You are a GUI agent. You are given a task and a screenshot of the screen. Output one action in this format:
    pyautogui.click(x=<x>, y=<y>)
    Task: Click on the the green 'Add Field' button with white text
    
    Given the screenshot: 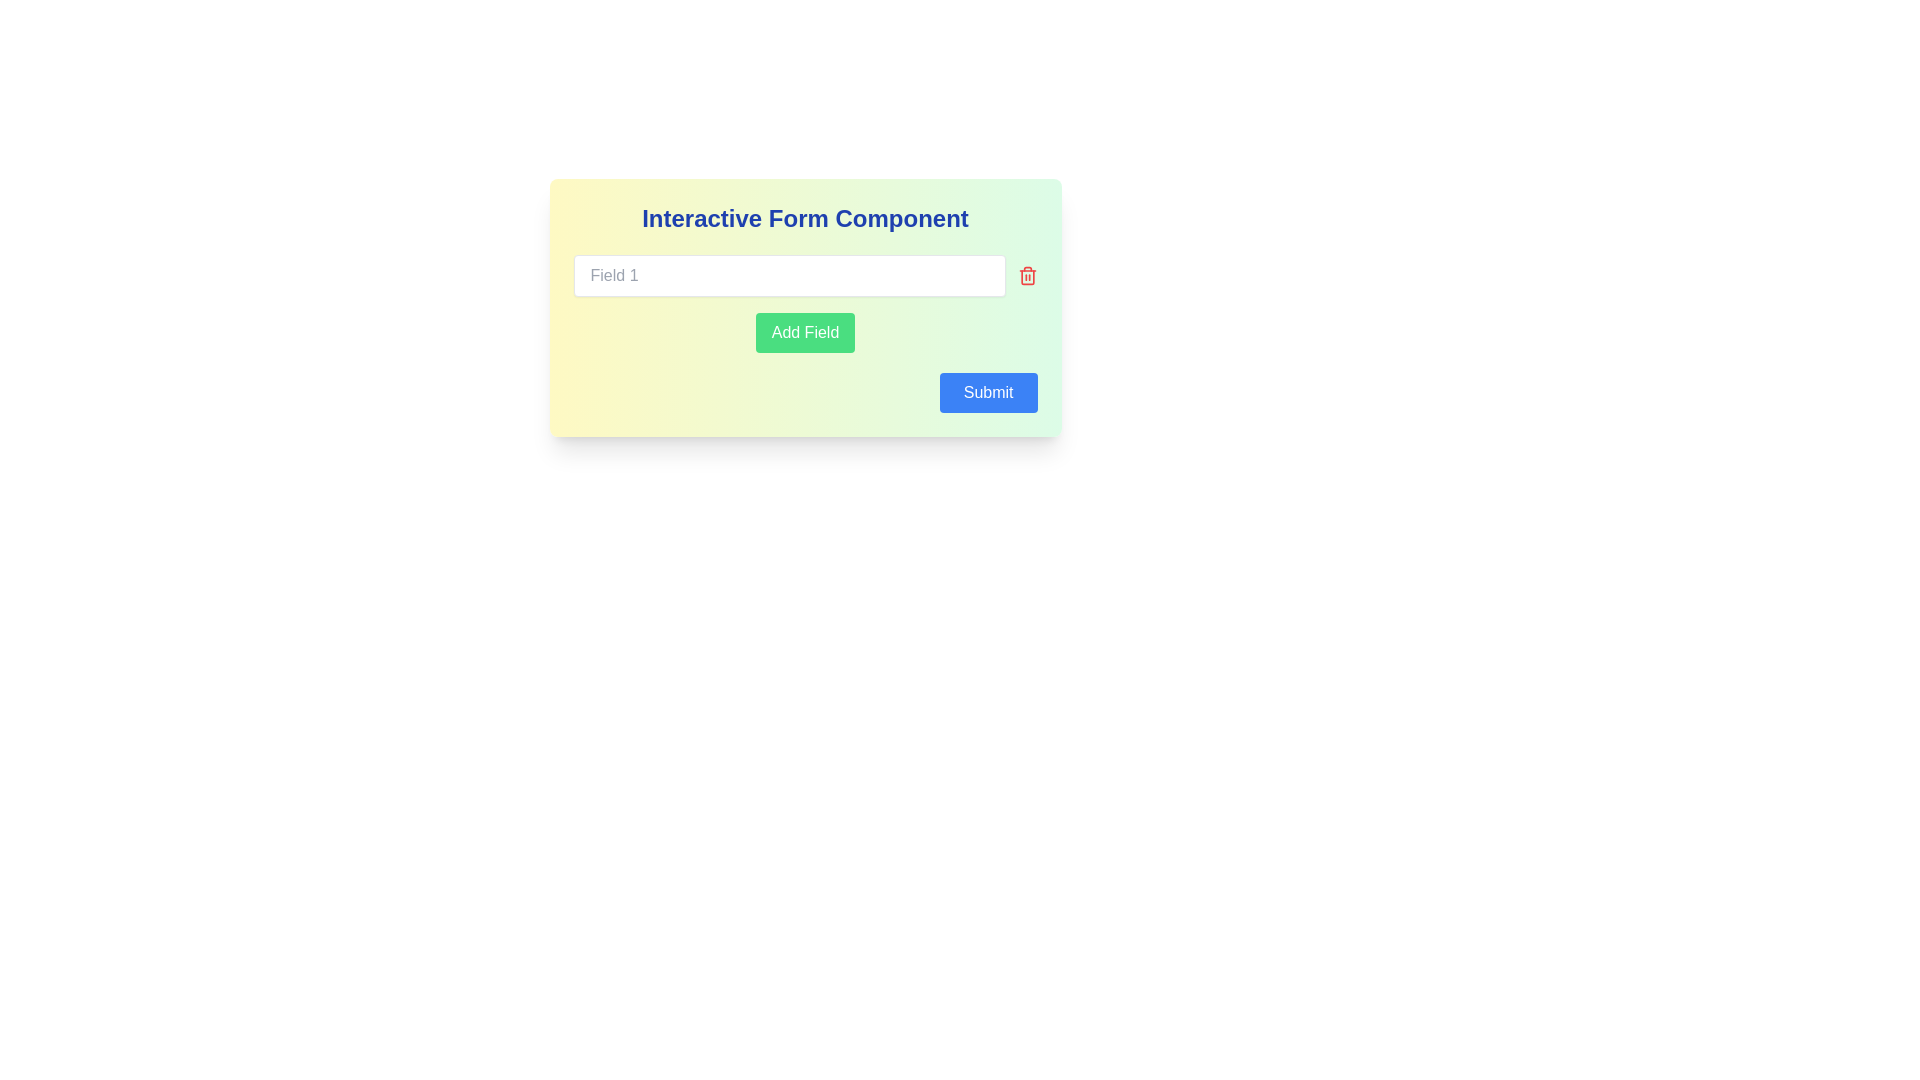 What is the action you would take?
    pyautogui.click(x=805, y=304)
    